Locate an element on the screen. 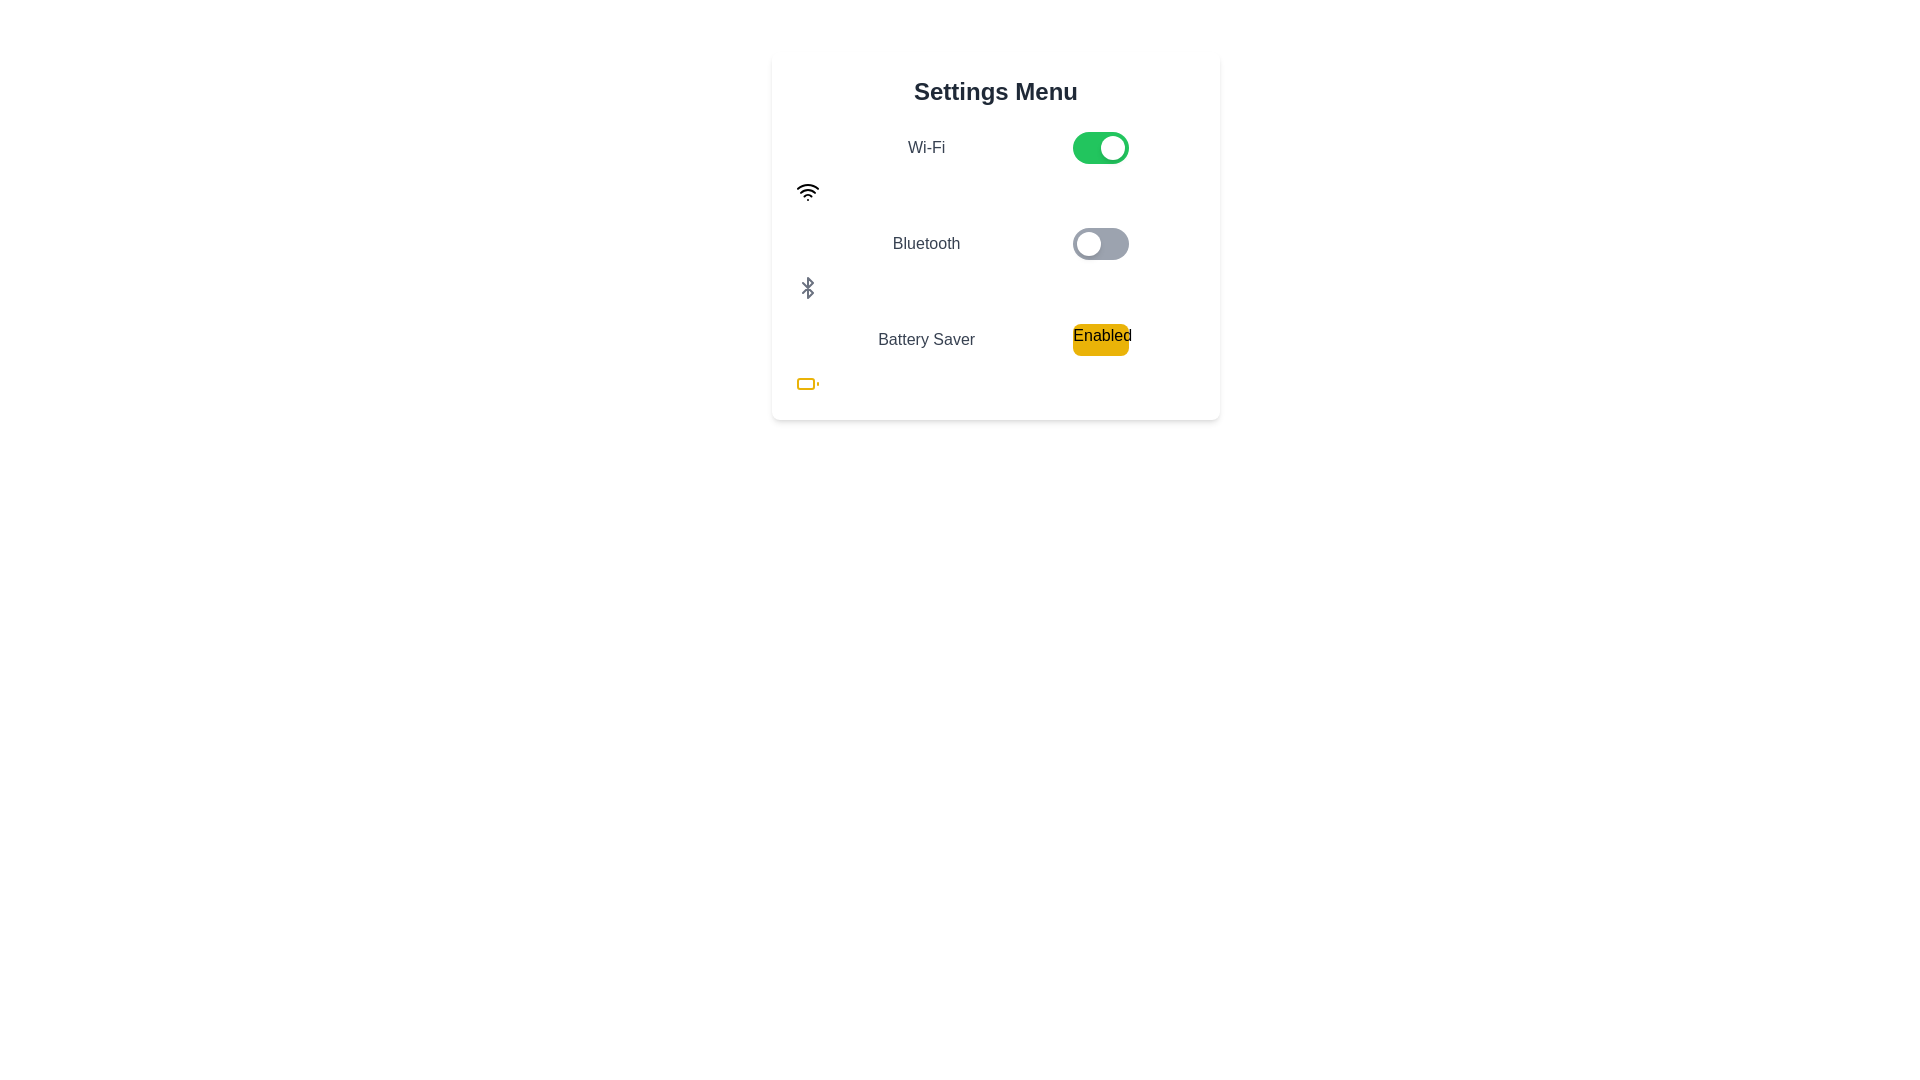 The height and width of the screenshot is (1080, 1920). the Wi-Fi icon, which is a black icon with stacked arcs and a dot beneath them, located at the leftmost position in the grid layout, aligned with the 'Wi-Fi' text and toggle switch is located at coordinates (807, 192).